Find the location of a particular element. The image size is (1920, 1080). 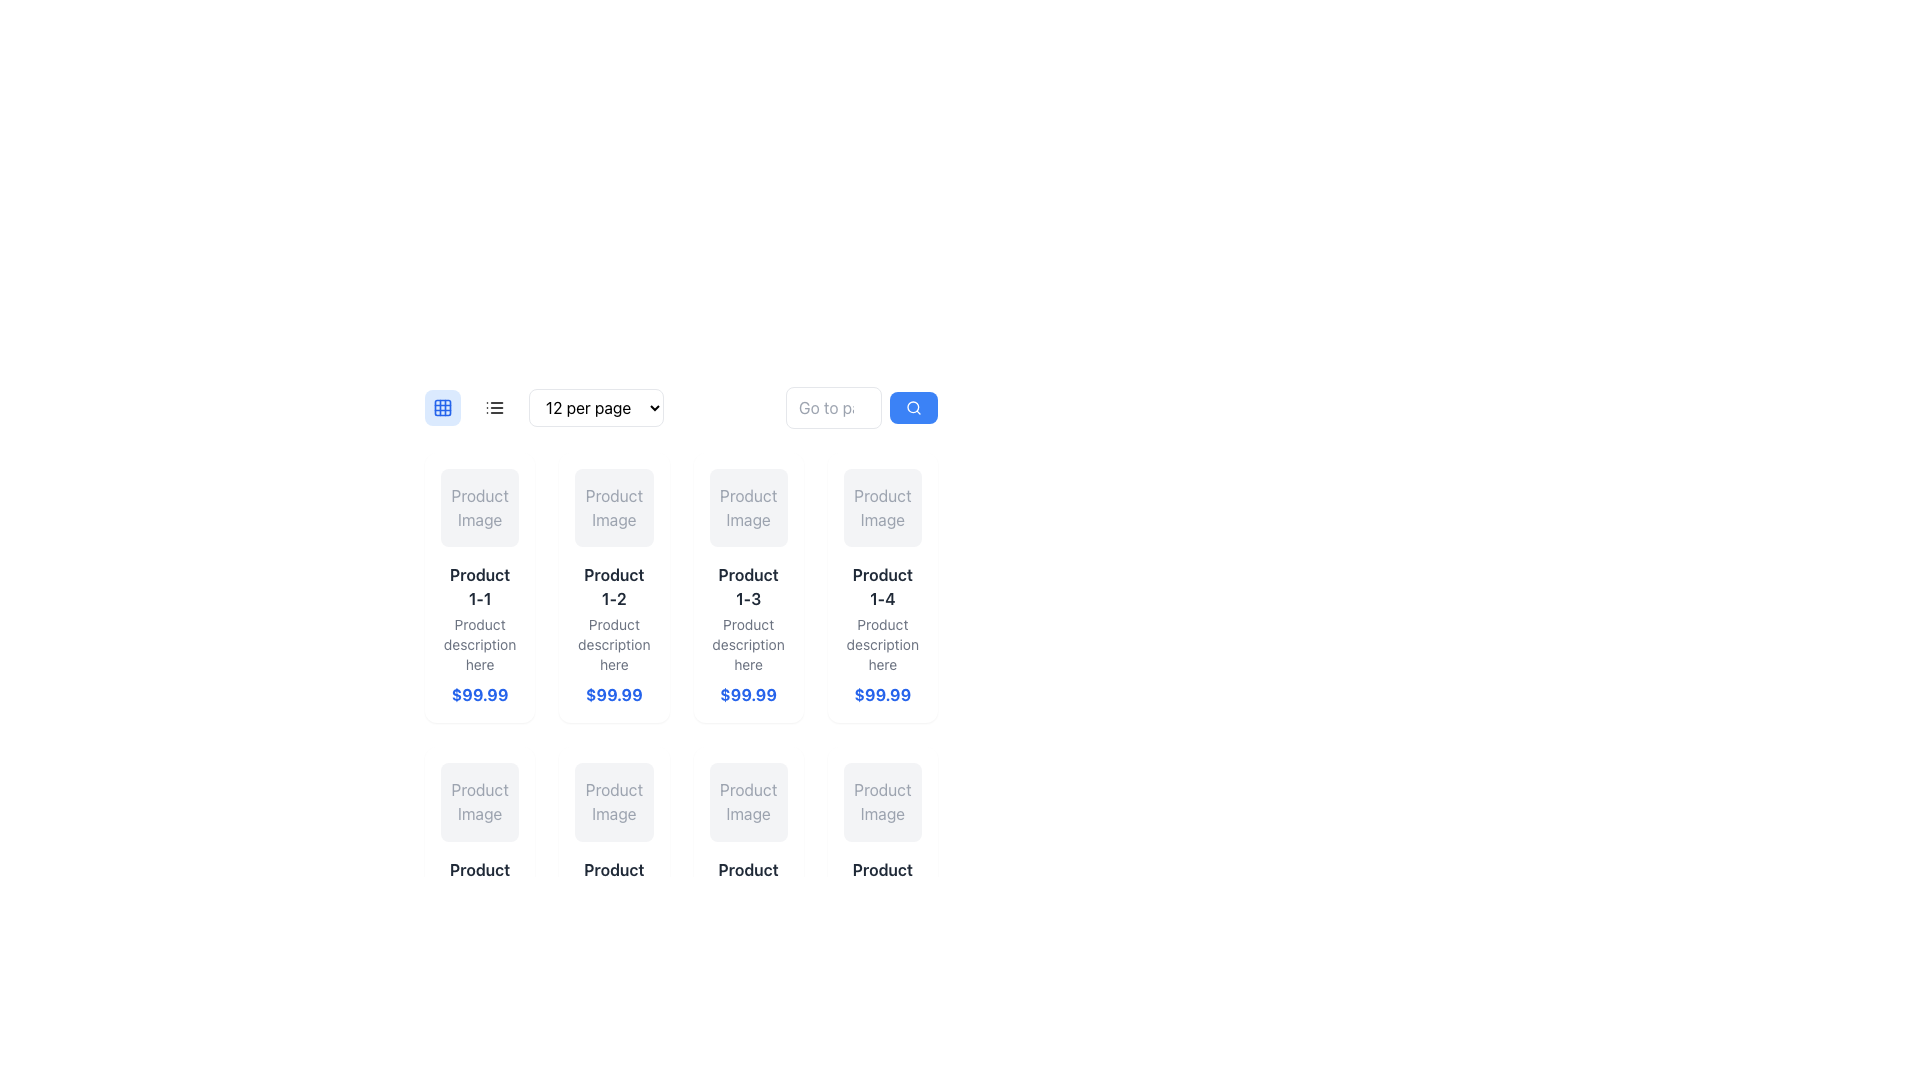

the input field or button located in the rightmost group of the top control bar, which allows users to navigate to a specific page by entering a number and clicking the adjacent button is located at coordinates (862, 407).